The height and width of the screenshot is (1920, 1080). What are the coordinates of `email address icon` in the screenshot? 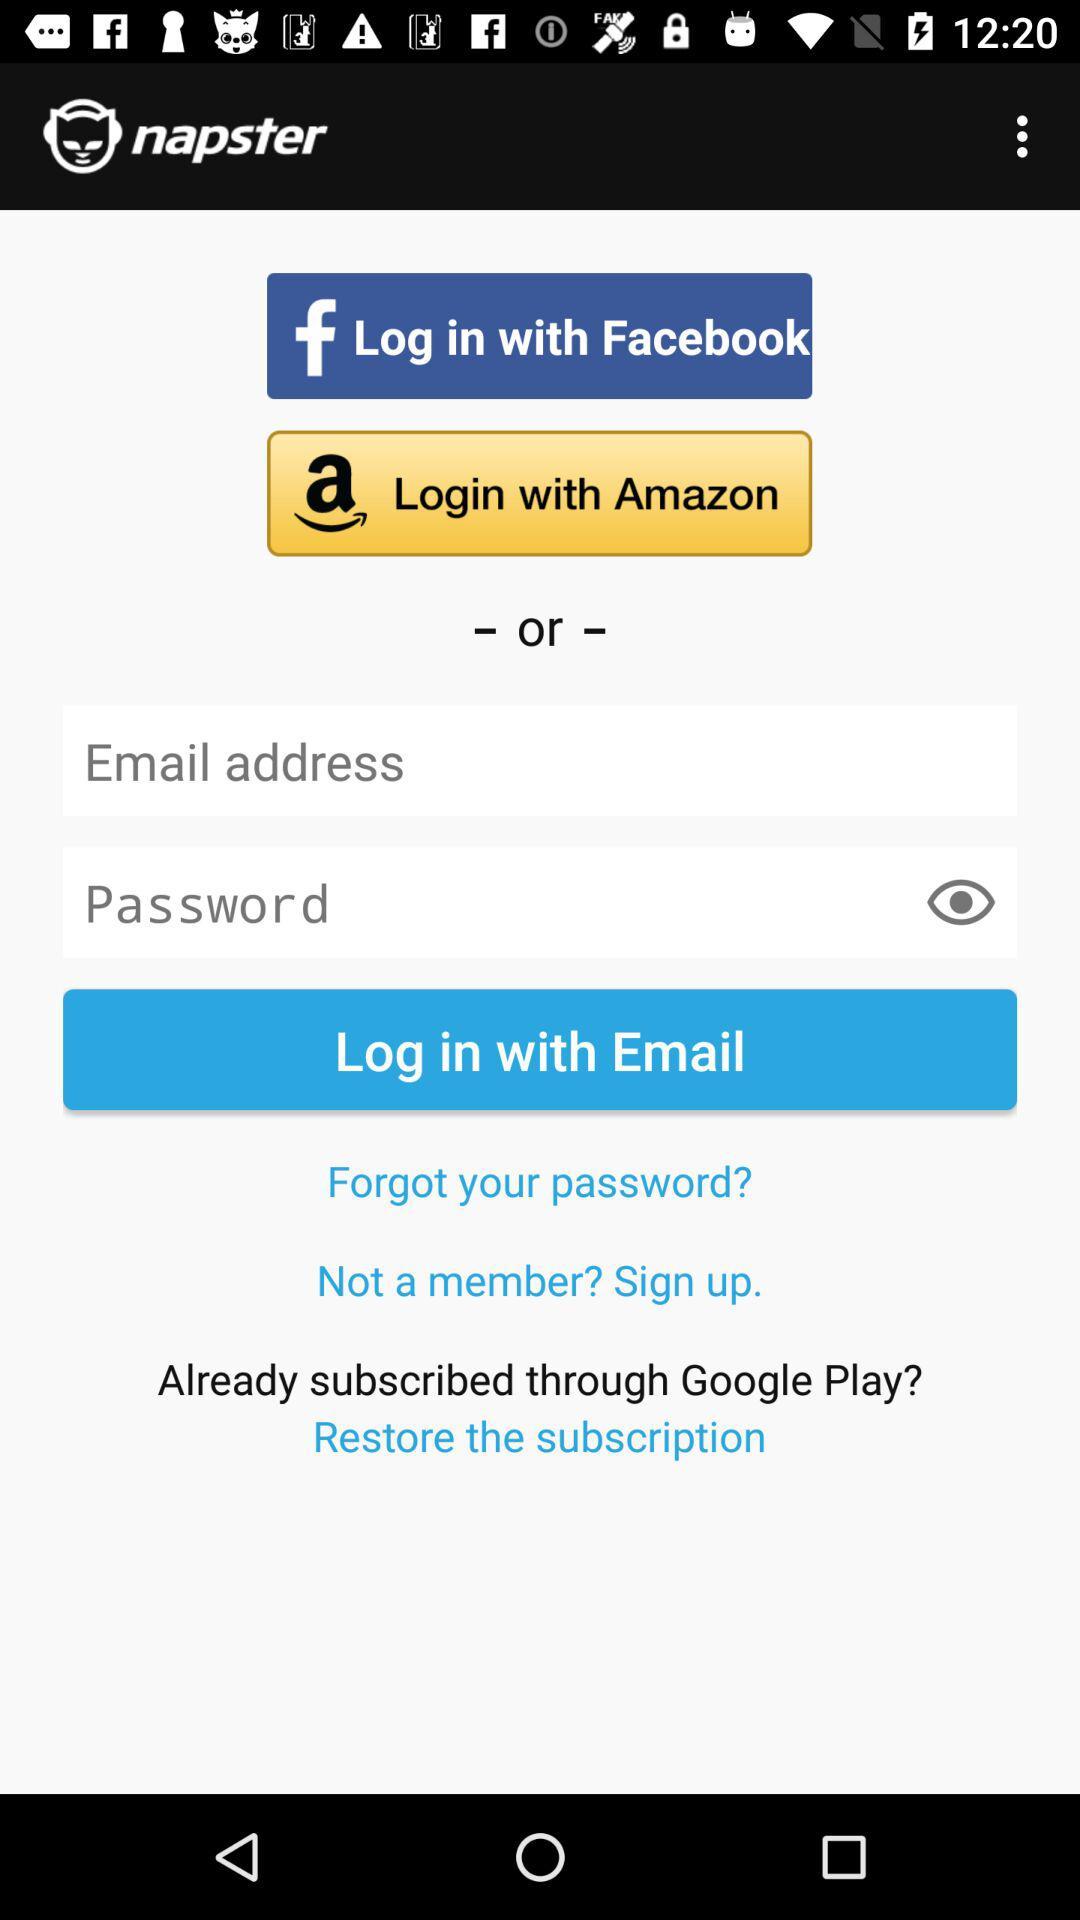 It's located at (540, 760).